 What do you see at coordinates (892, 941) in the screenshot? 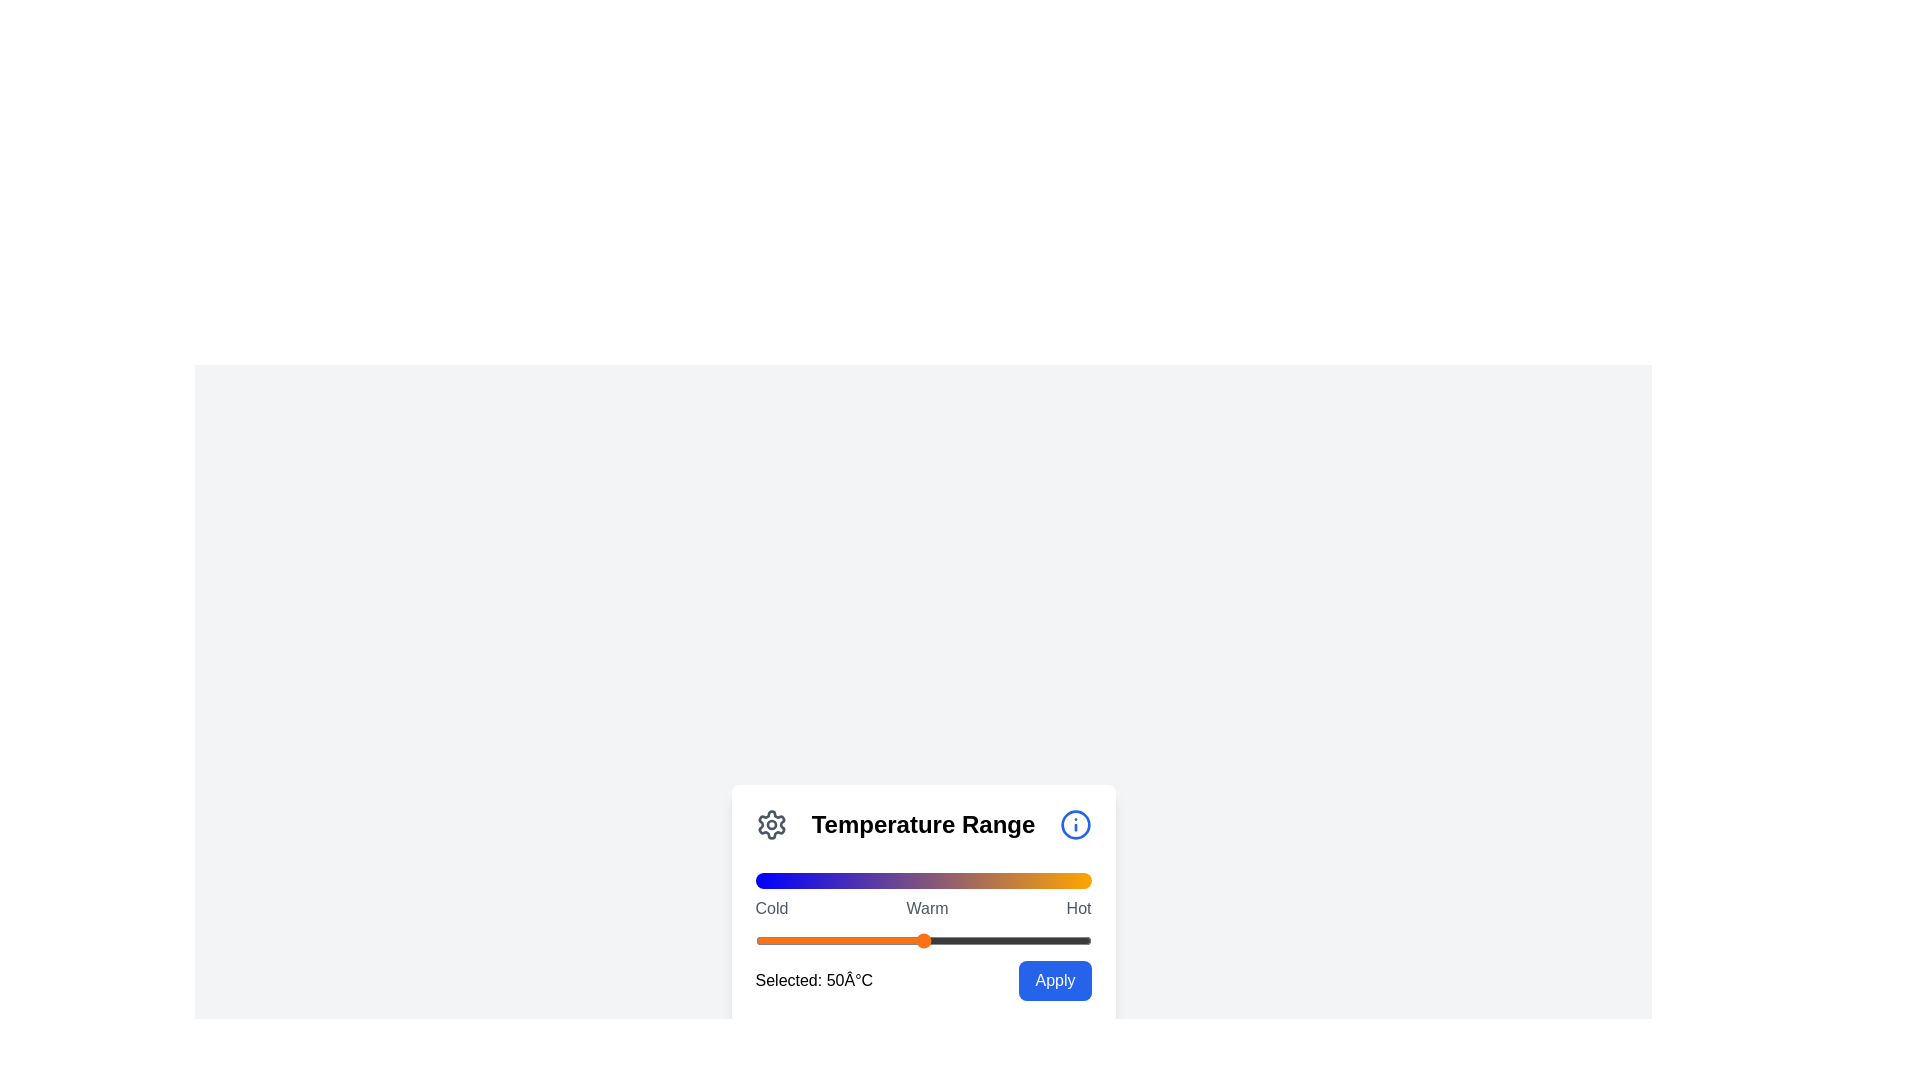
I see `the slider to set the temperature value to 41` at bounding box center [892, 941].